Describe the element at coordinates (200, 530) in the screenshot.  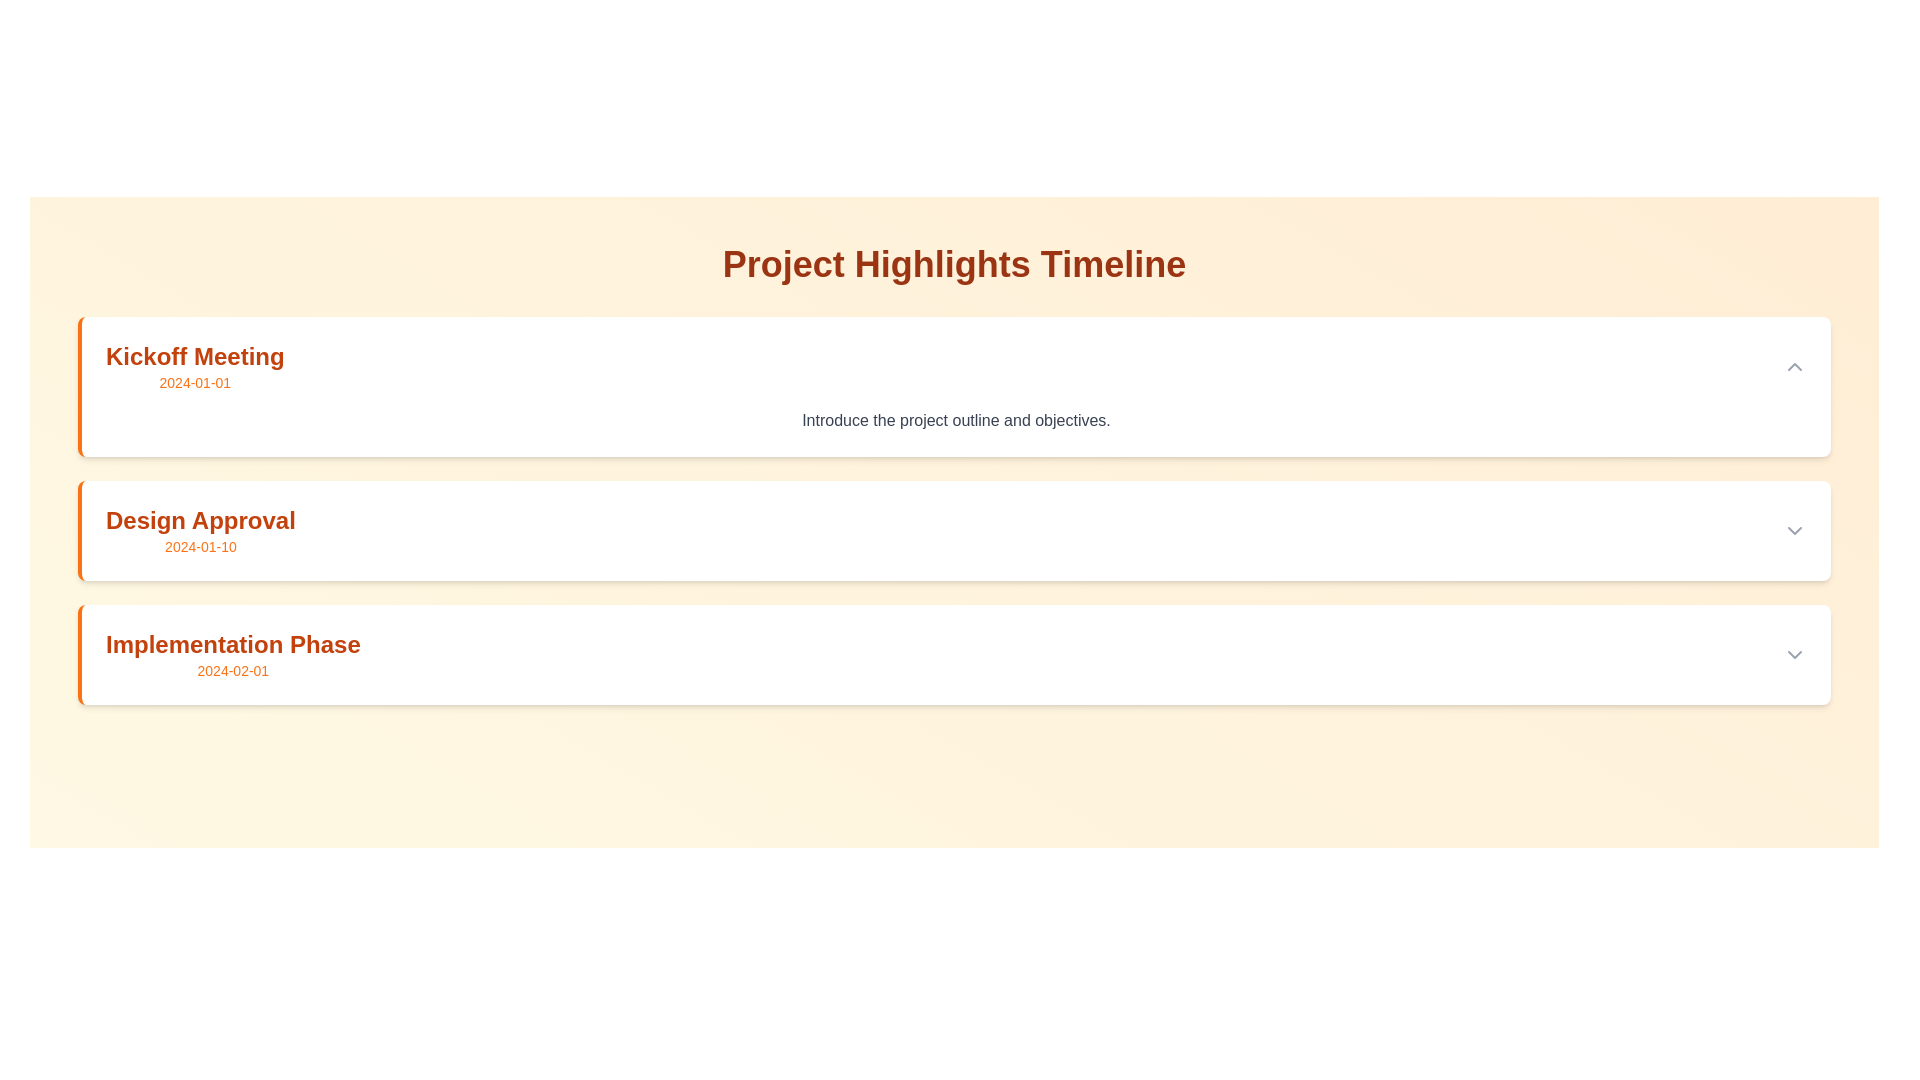
I see `the Text Label element displaying 'Design Approval' and '2024-01-10', which is the second item under the 'Project Highlights Timeline' header` at that location.